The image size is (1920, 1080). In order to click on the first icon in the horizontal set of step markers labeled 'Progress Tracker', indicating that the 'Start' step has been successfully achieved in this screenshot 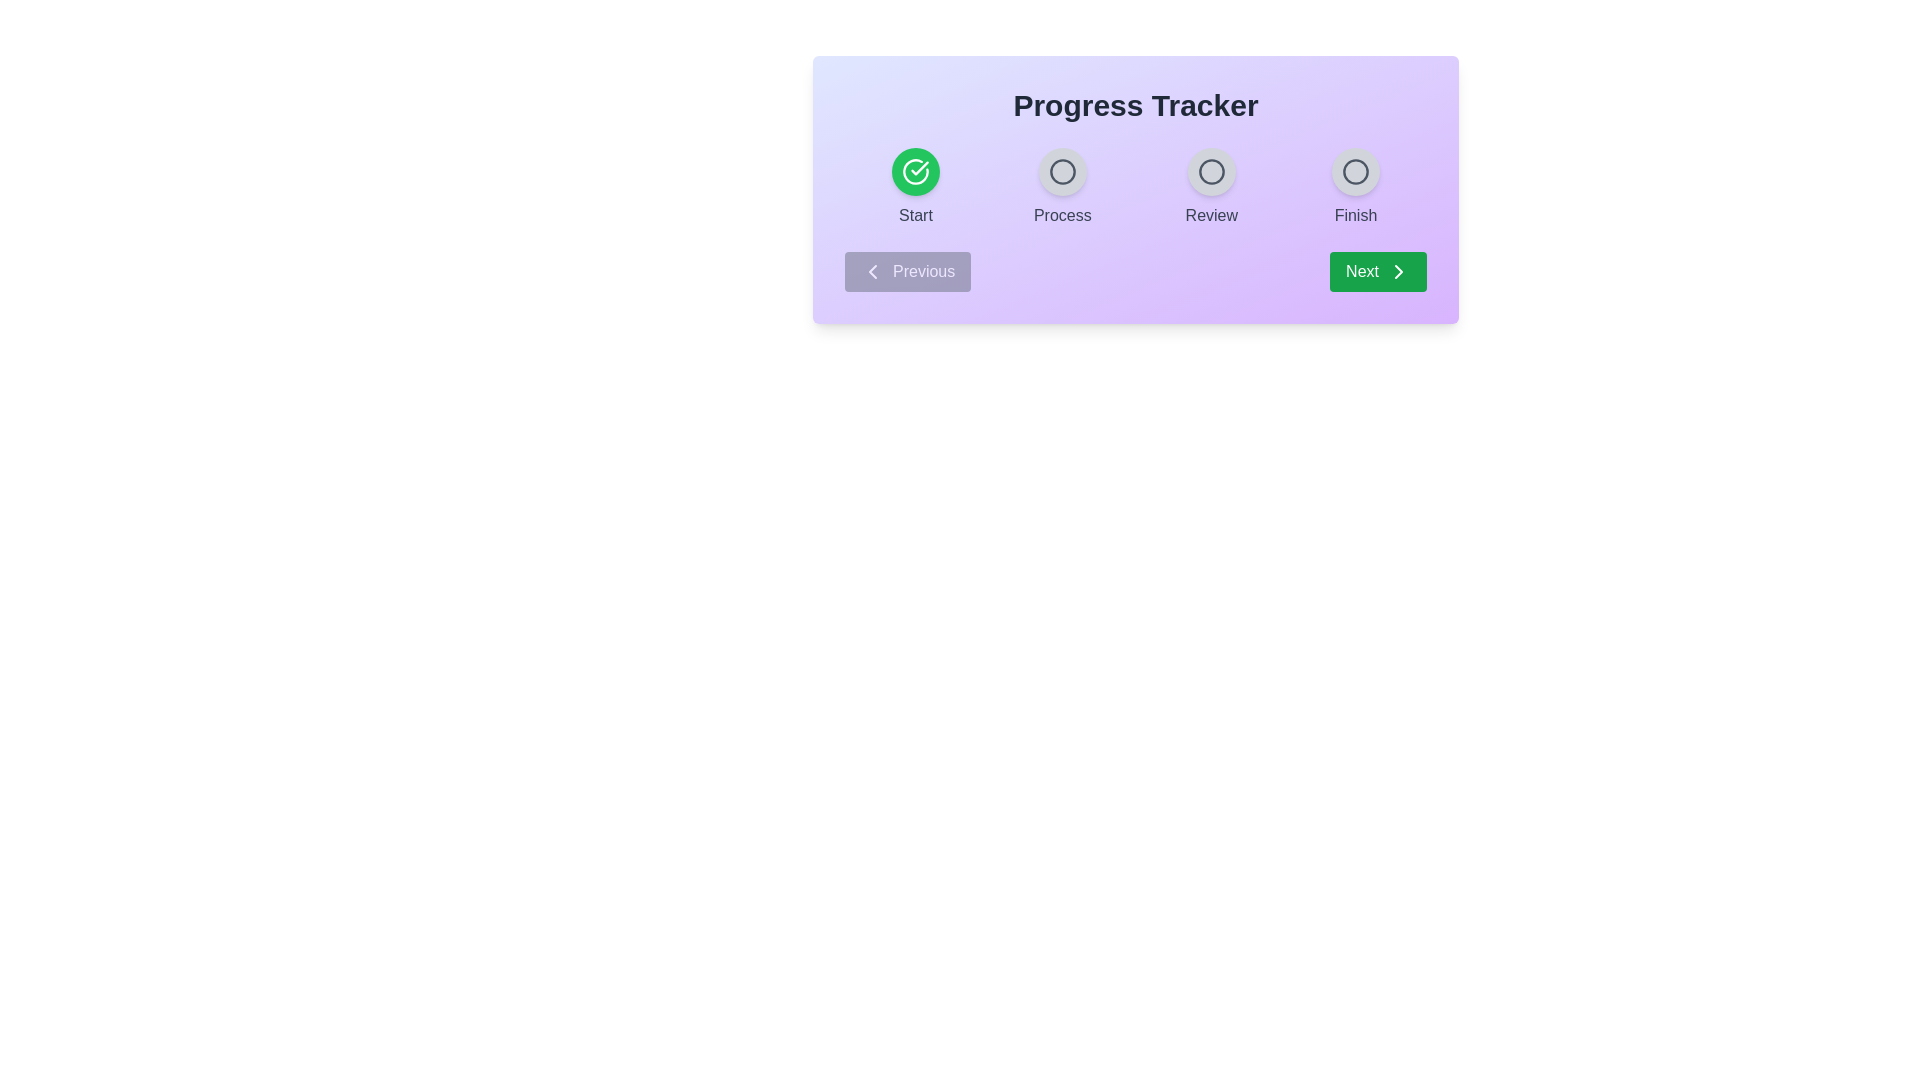, I will do `click(915, 171)`.